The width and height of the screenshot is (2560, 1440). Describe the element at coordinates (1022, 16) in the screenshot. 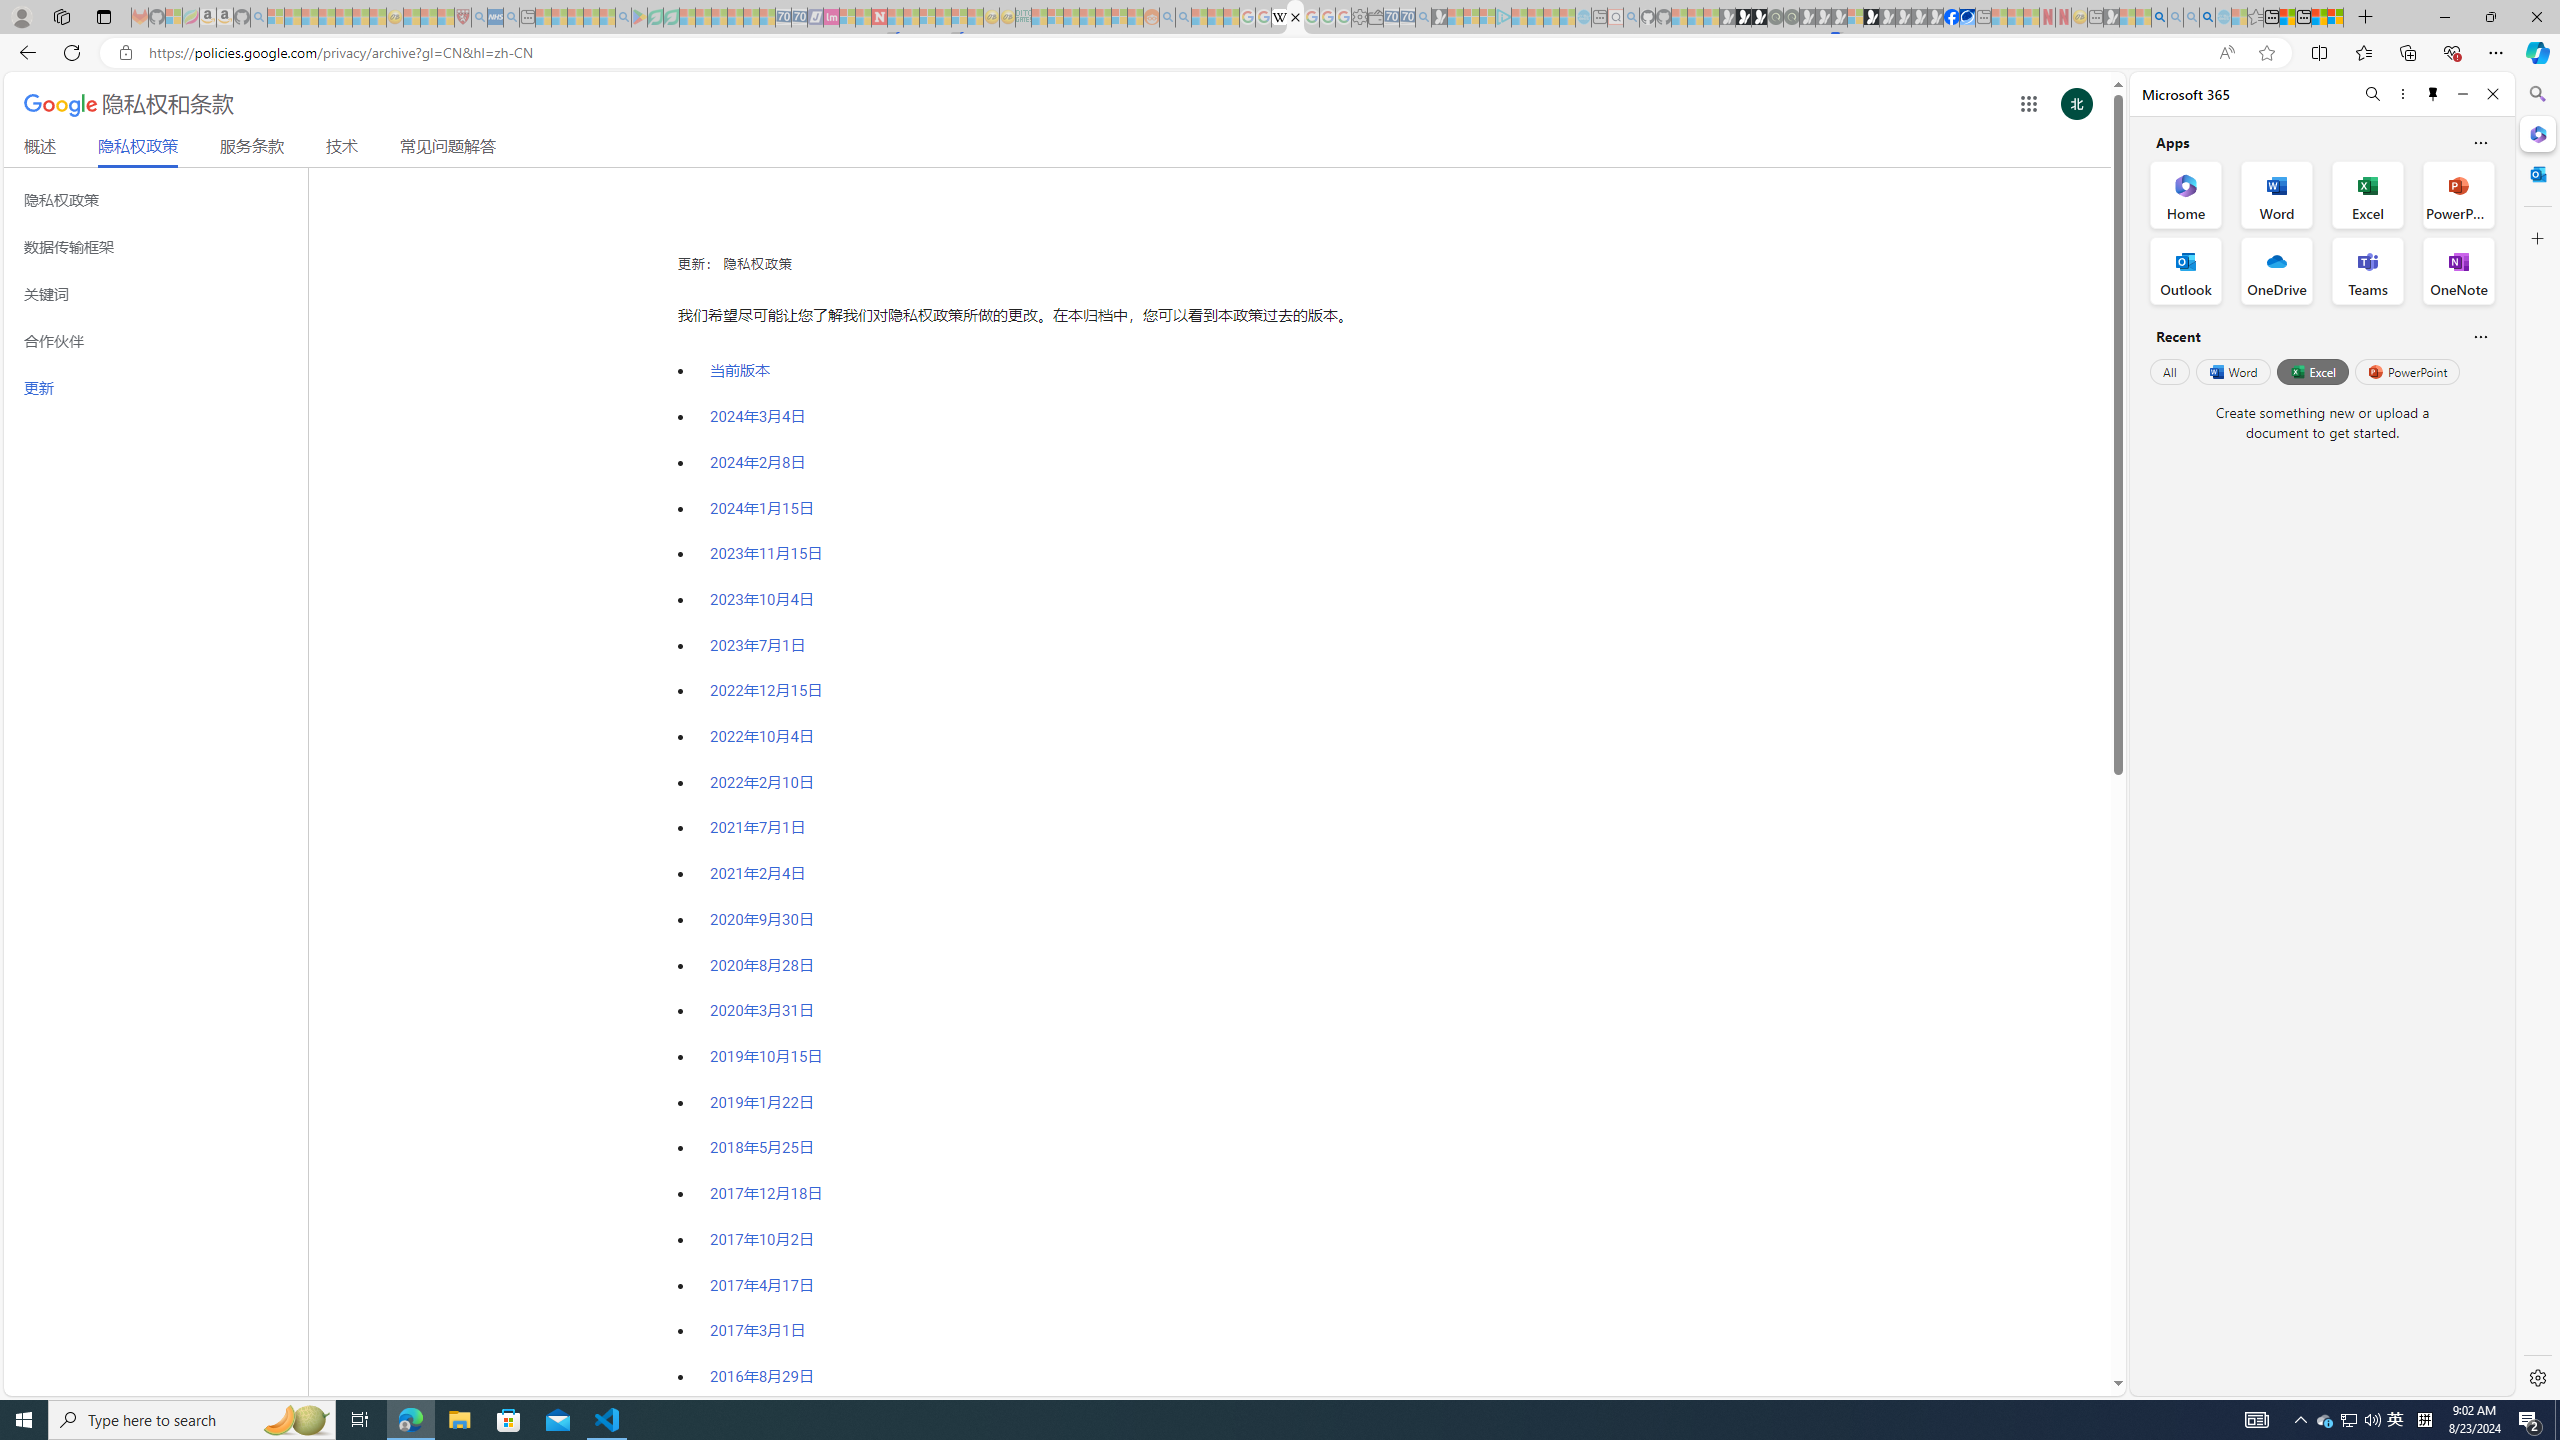

I see `'DITOGAMES AG Imprint - Sleeping'` at that location.